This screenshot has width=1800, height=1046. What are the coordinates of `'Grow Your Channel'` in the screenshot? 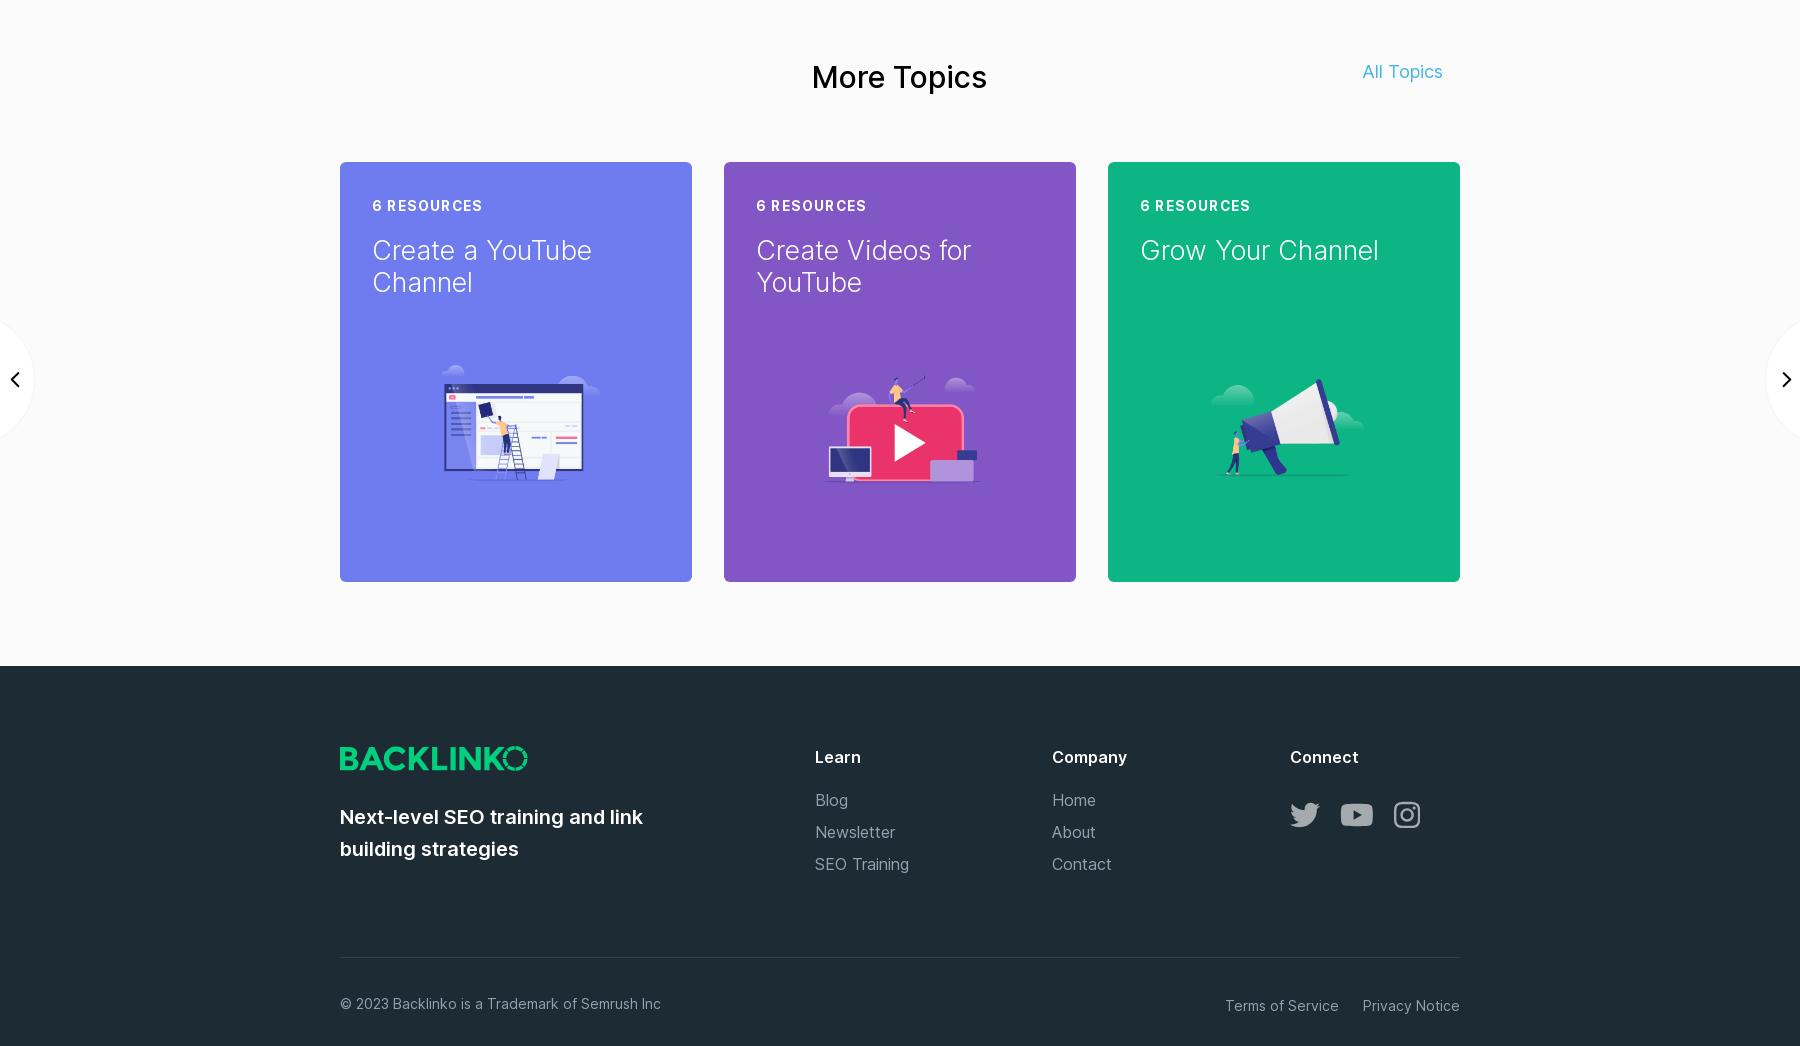 It's located at (1259, 248).